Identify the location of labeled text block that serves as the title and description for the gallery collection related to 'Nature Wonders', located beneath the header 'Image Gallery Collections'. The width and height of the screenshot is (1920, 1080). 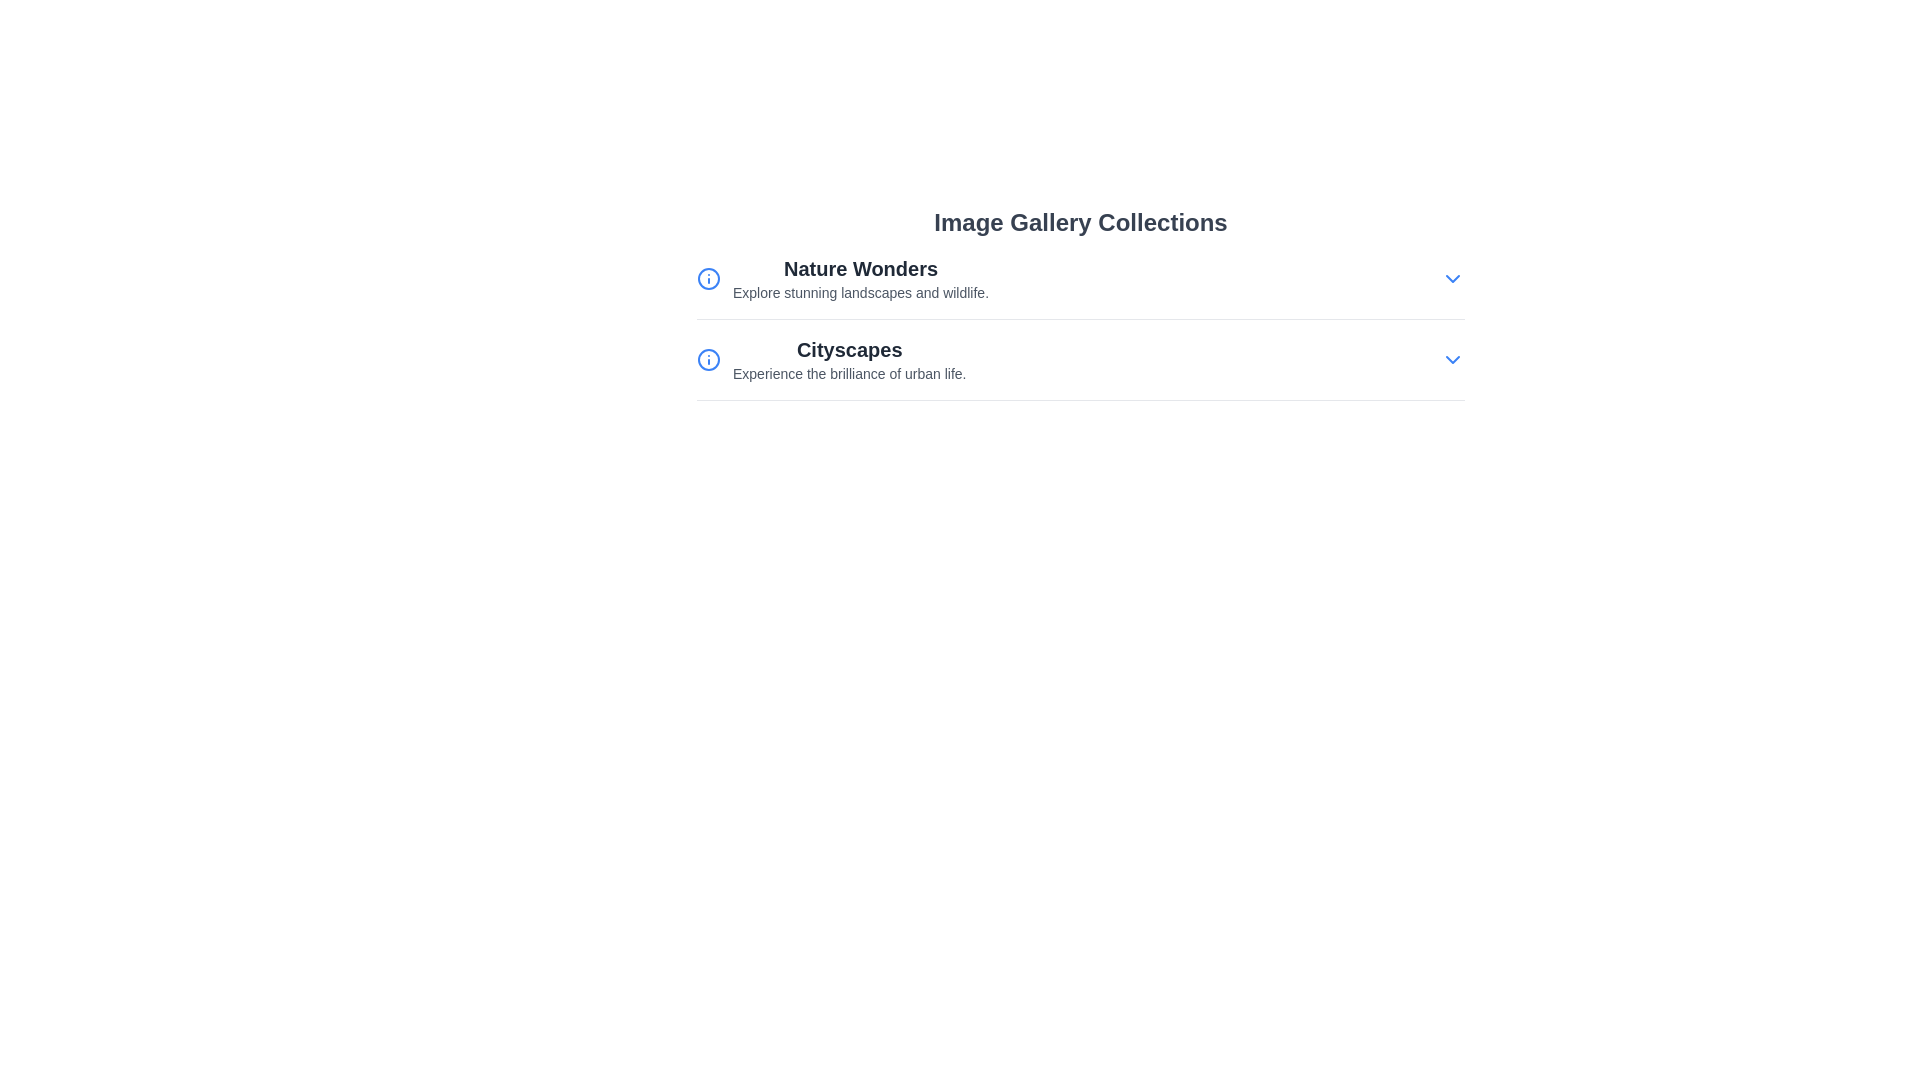
(860, 278).